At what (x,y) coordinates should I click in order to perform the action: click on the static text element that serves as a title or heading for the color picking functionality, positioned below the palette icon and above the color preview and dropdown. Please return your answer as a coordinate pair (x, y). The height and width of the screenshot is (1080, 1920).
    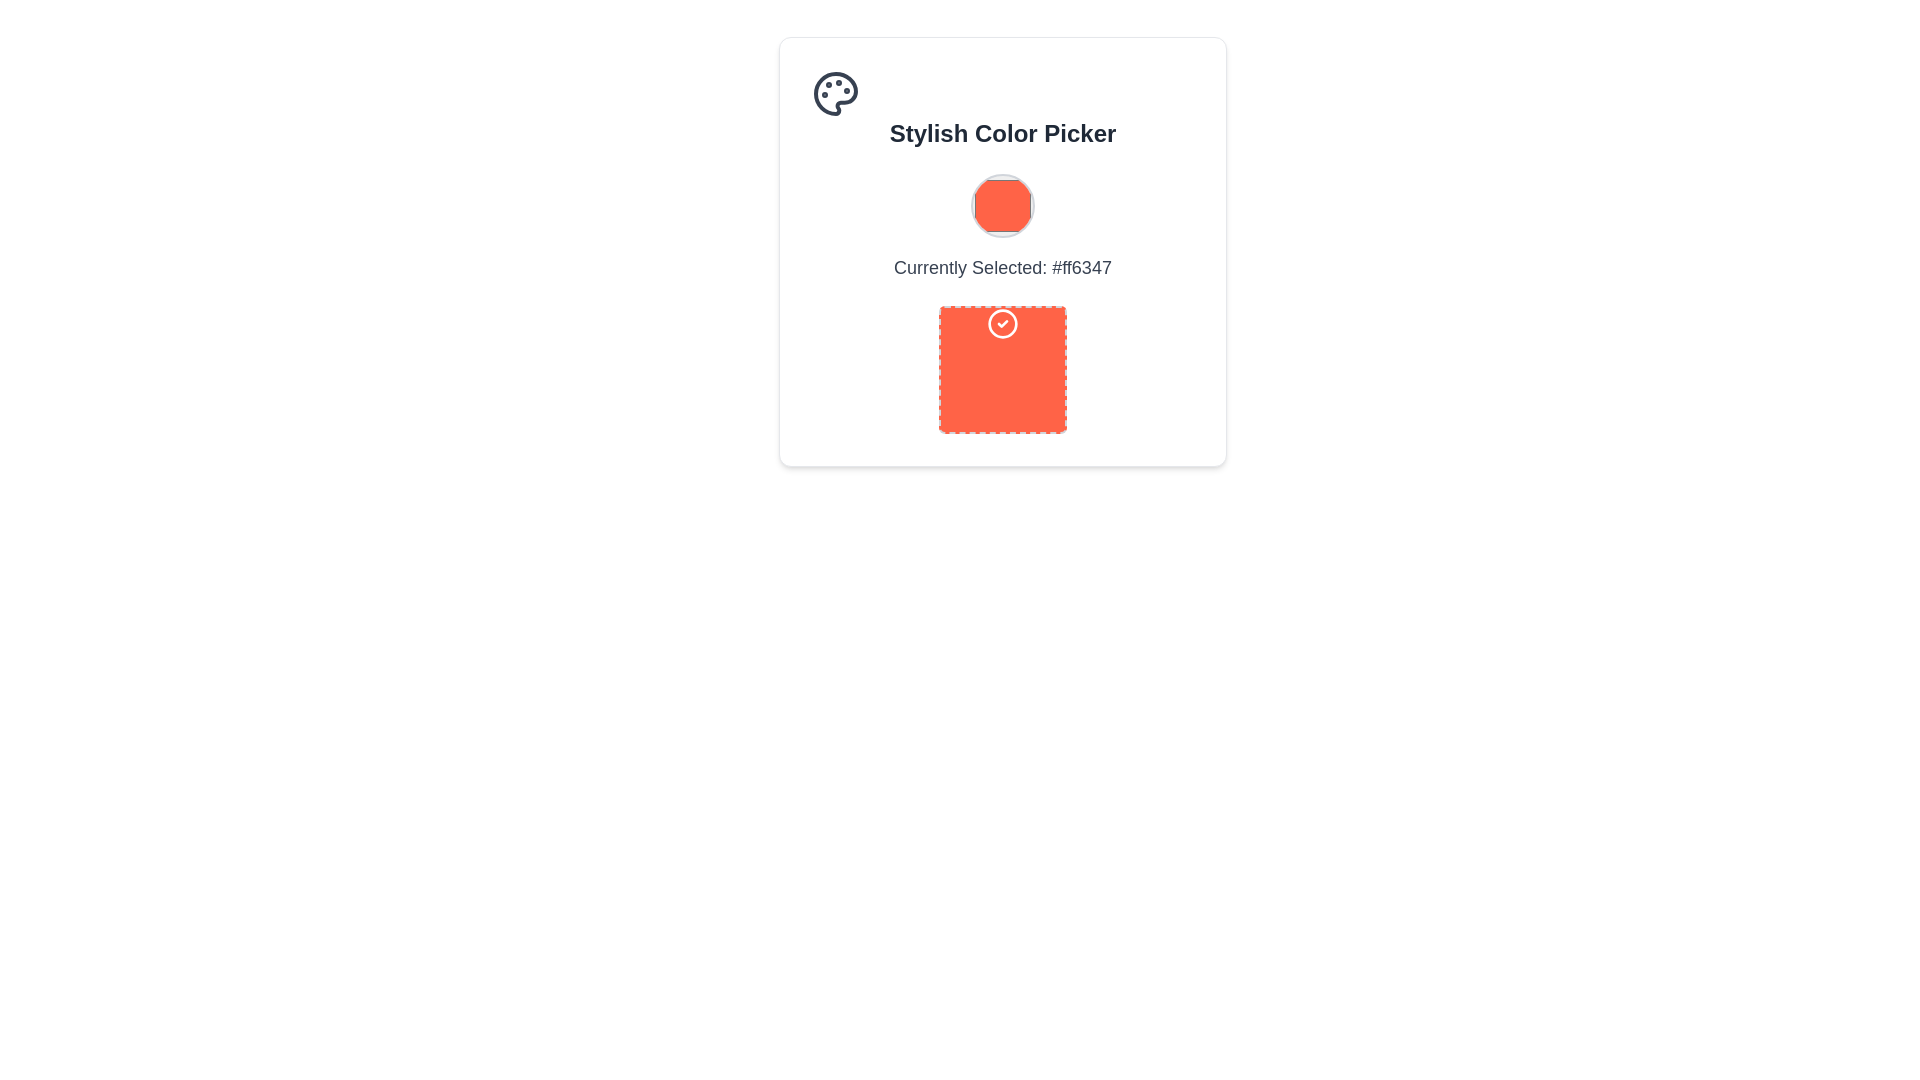
    Looking at the image, I should click on (1003, 134).